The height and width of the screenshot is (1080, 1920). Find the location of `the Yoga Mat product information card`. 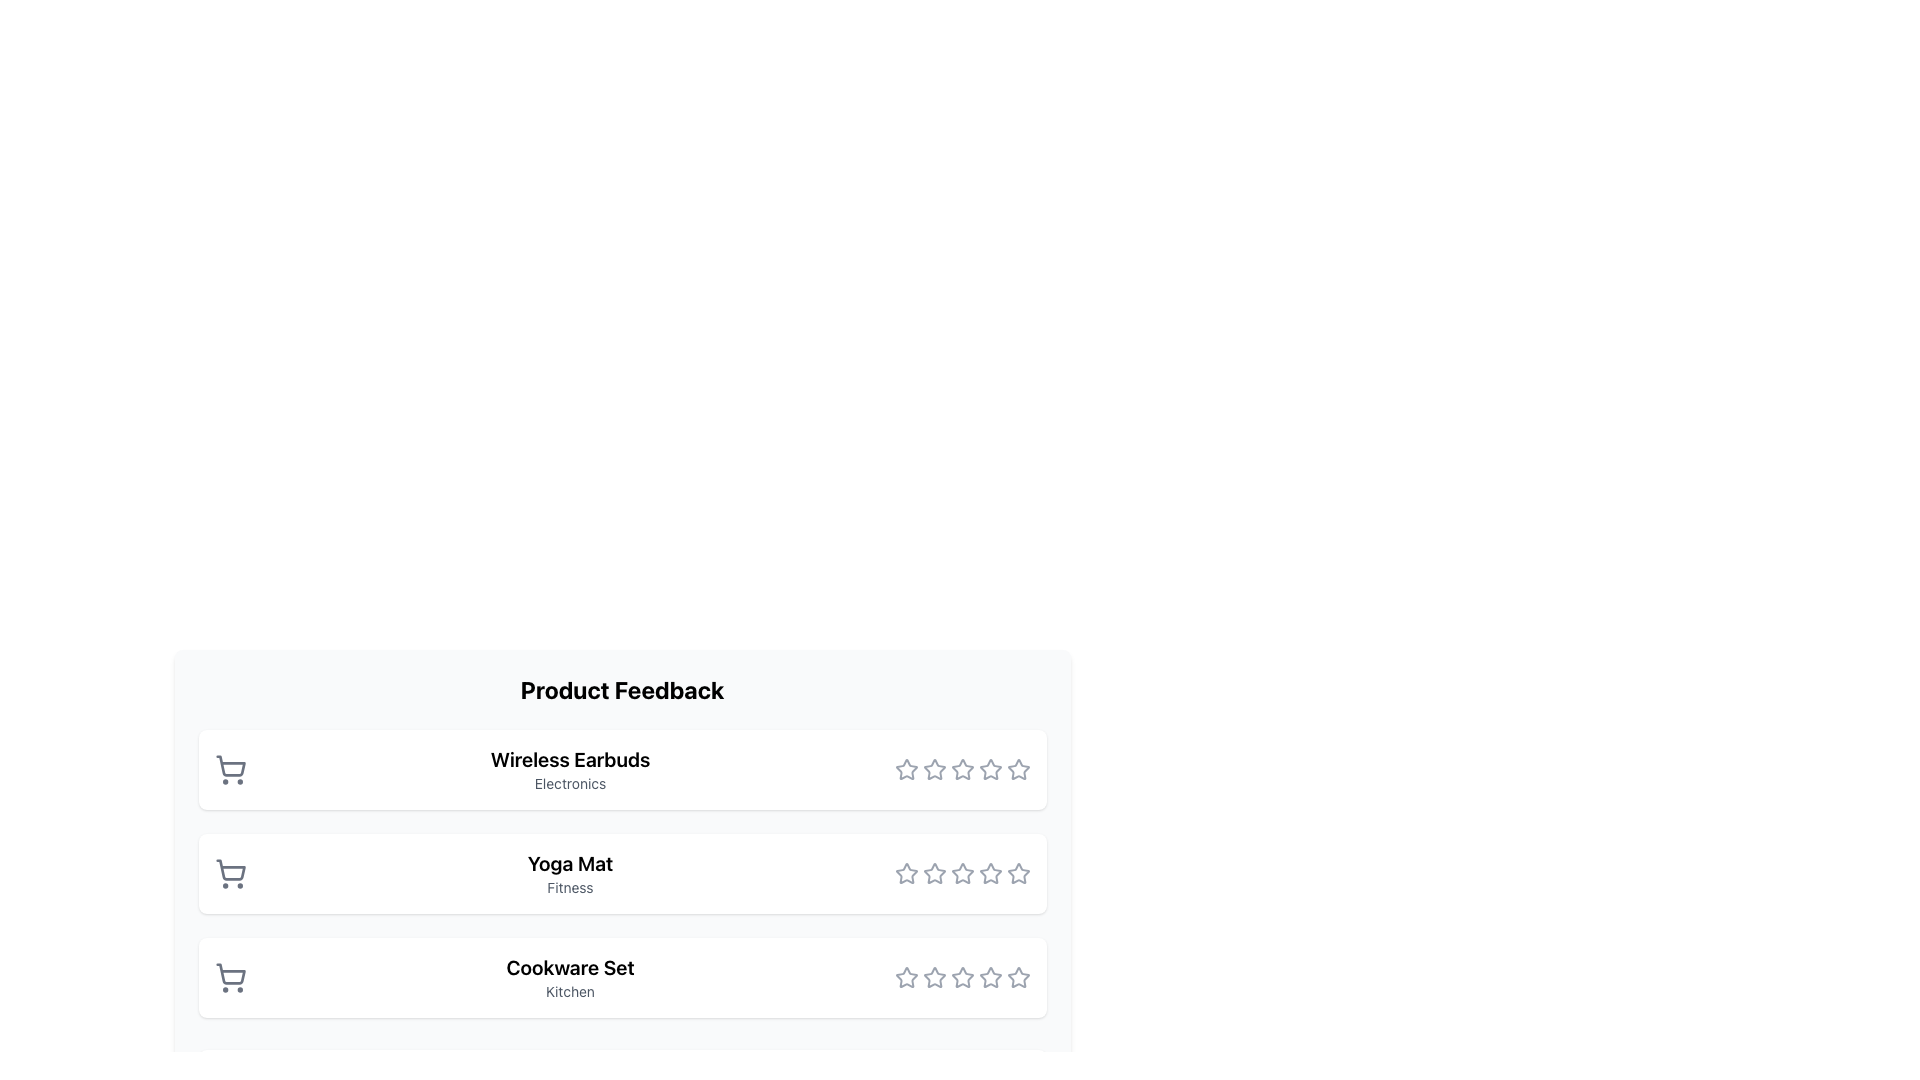

the Yoga Mat product information card is located at coordinates (621, 873).